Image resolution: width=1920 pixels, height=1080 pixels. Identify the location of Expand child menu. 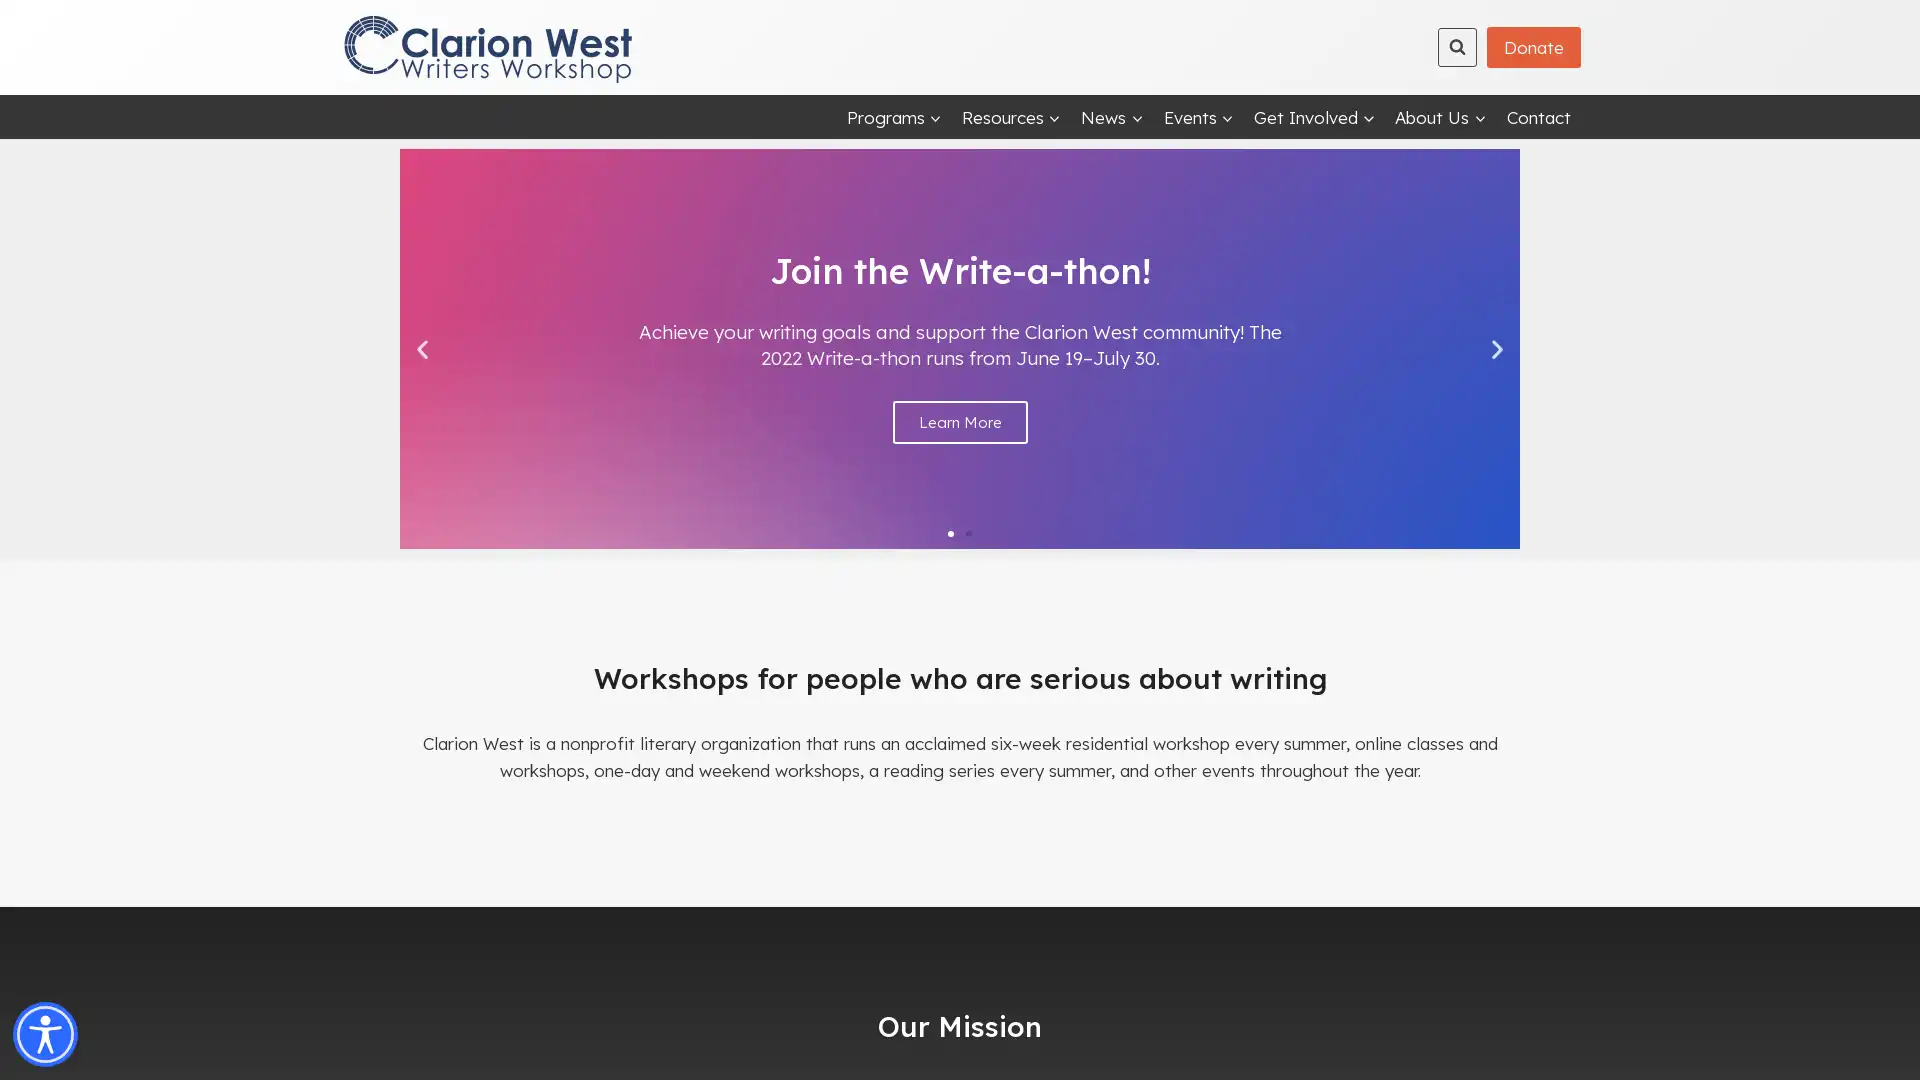
(1011, 116).